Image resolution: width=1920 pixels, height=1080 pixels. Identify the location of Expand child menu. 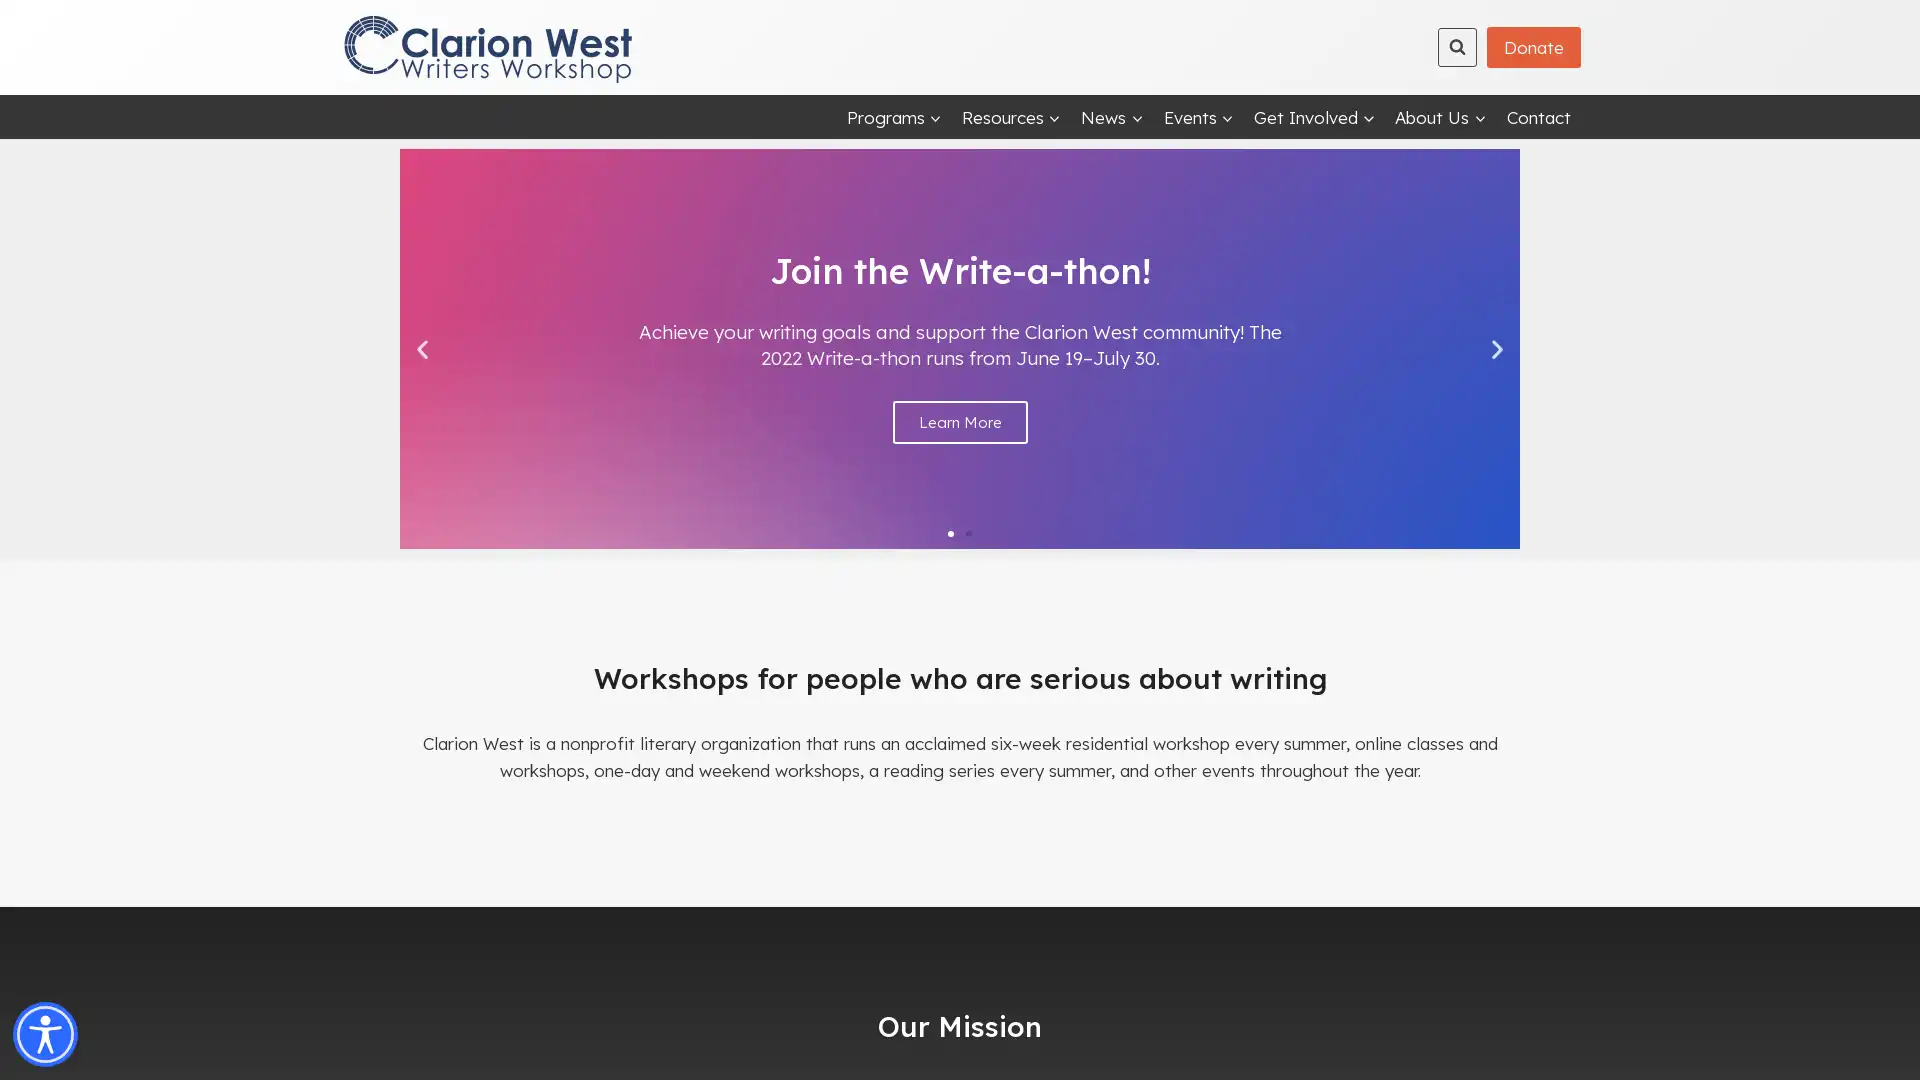
(1011, 116).